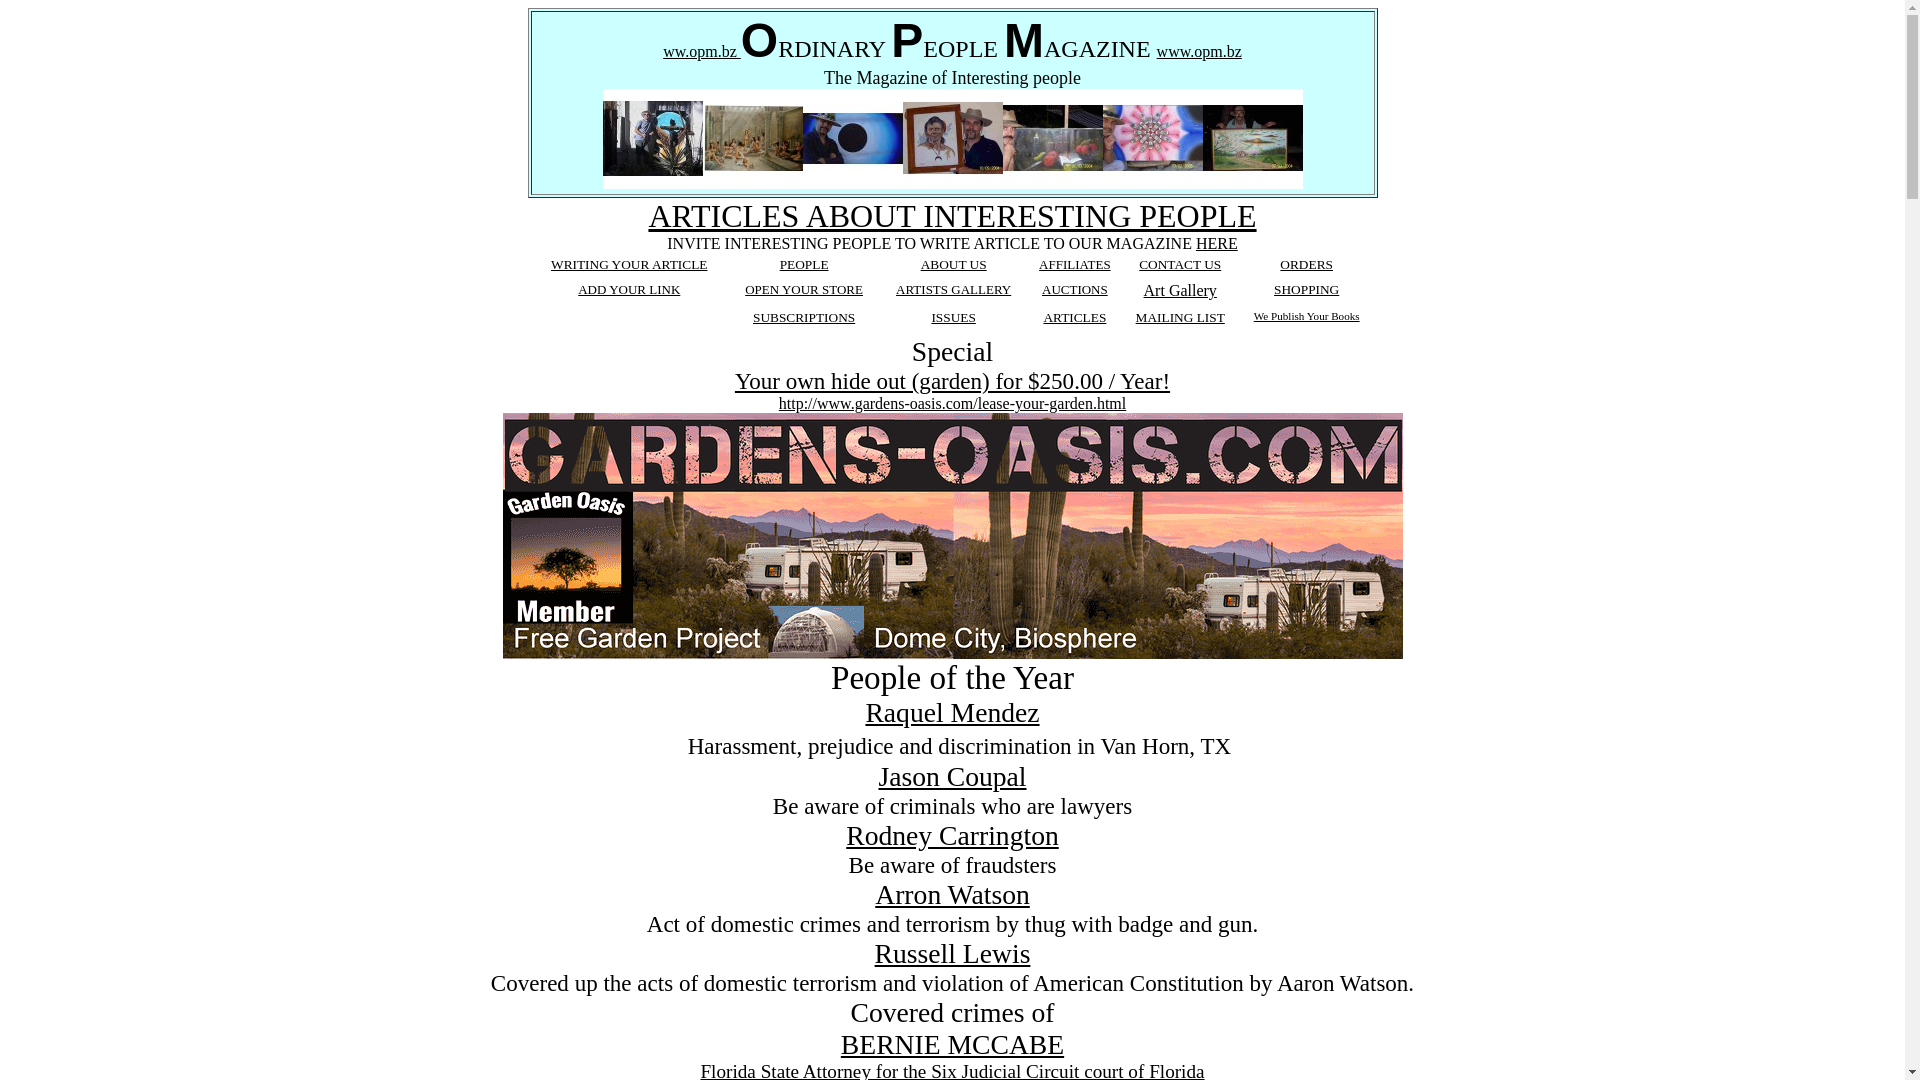  Describe the element at coordinates (1180, 290) in the screenshot. I see `'Art Gallery'` at that location.